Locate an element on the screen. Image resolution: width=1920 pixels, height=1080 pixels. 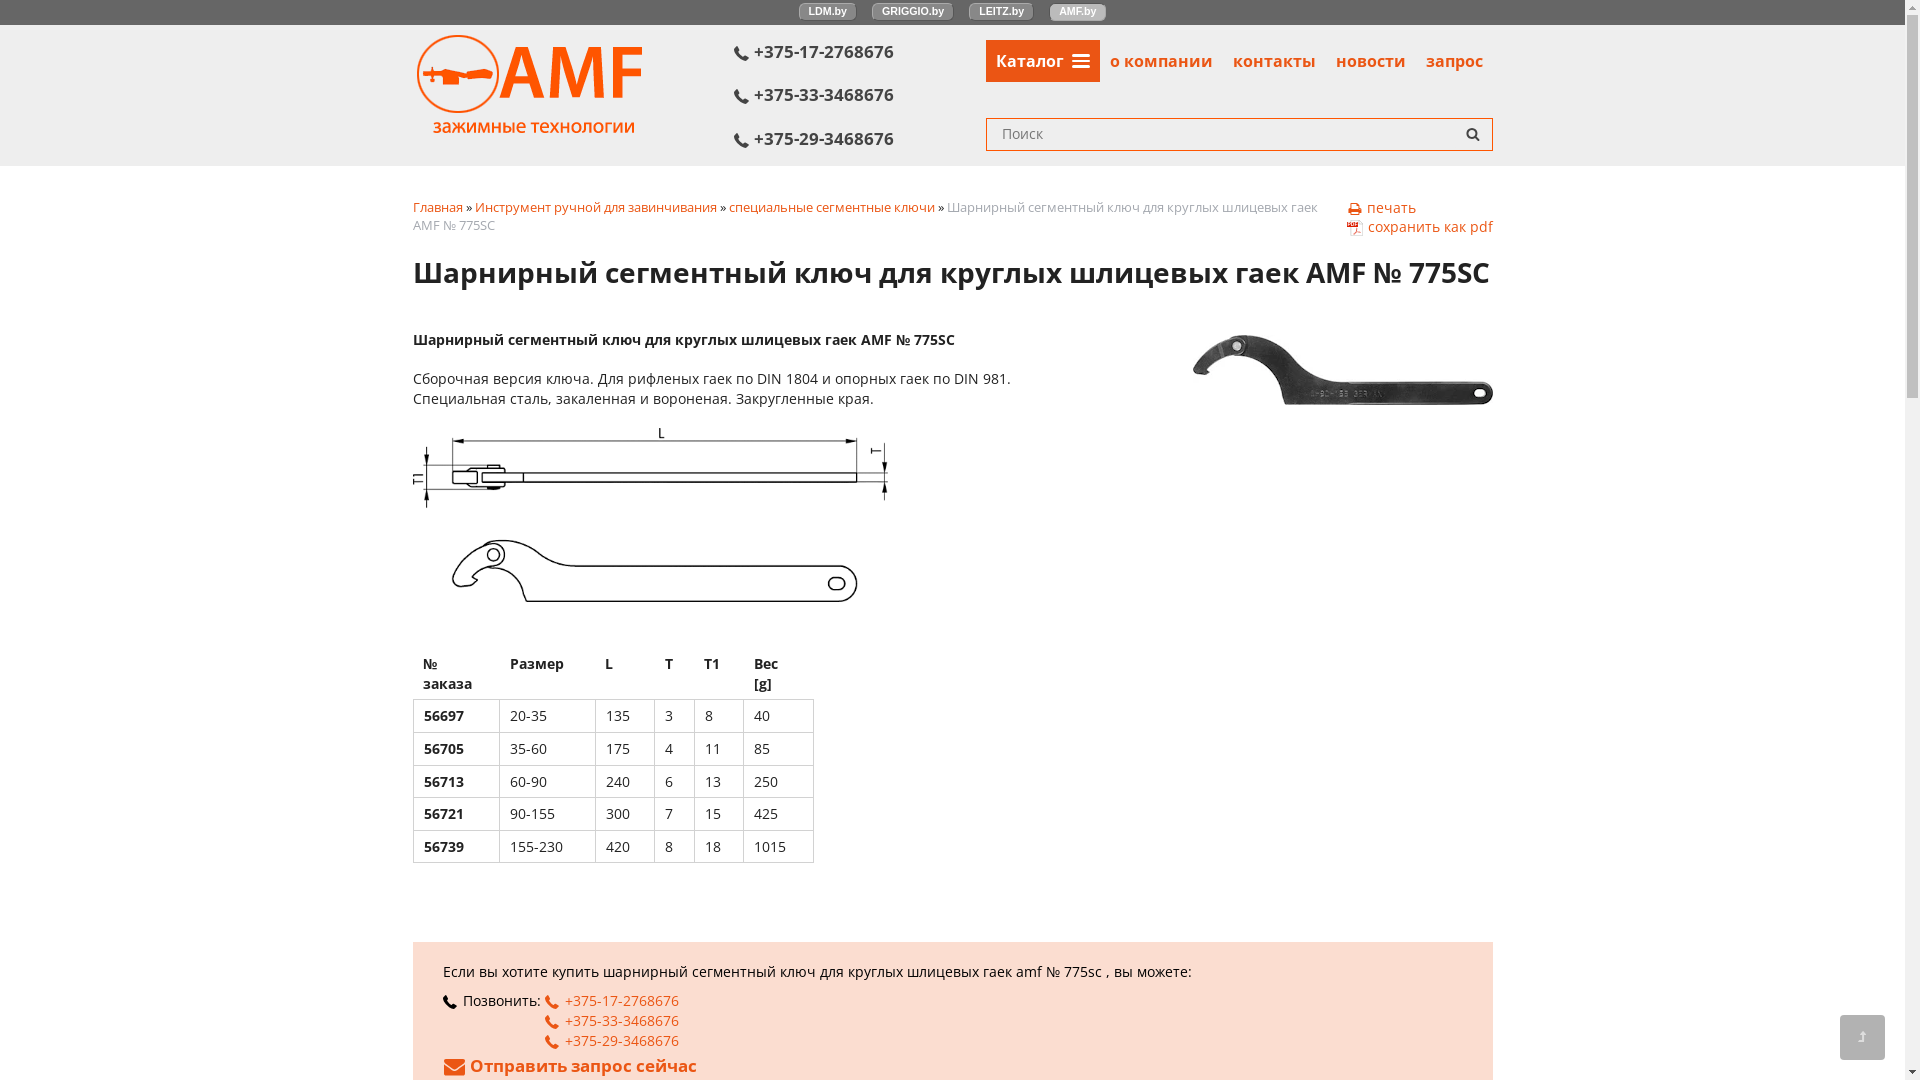
'+375-29-3468676' is located at coordinates (859, 137).